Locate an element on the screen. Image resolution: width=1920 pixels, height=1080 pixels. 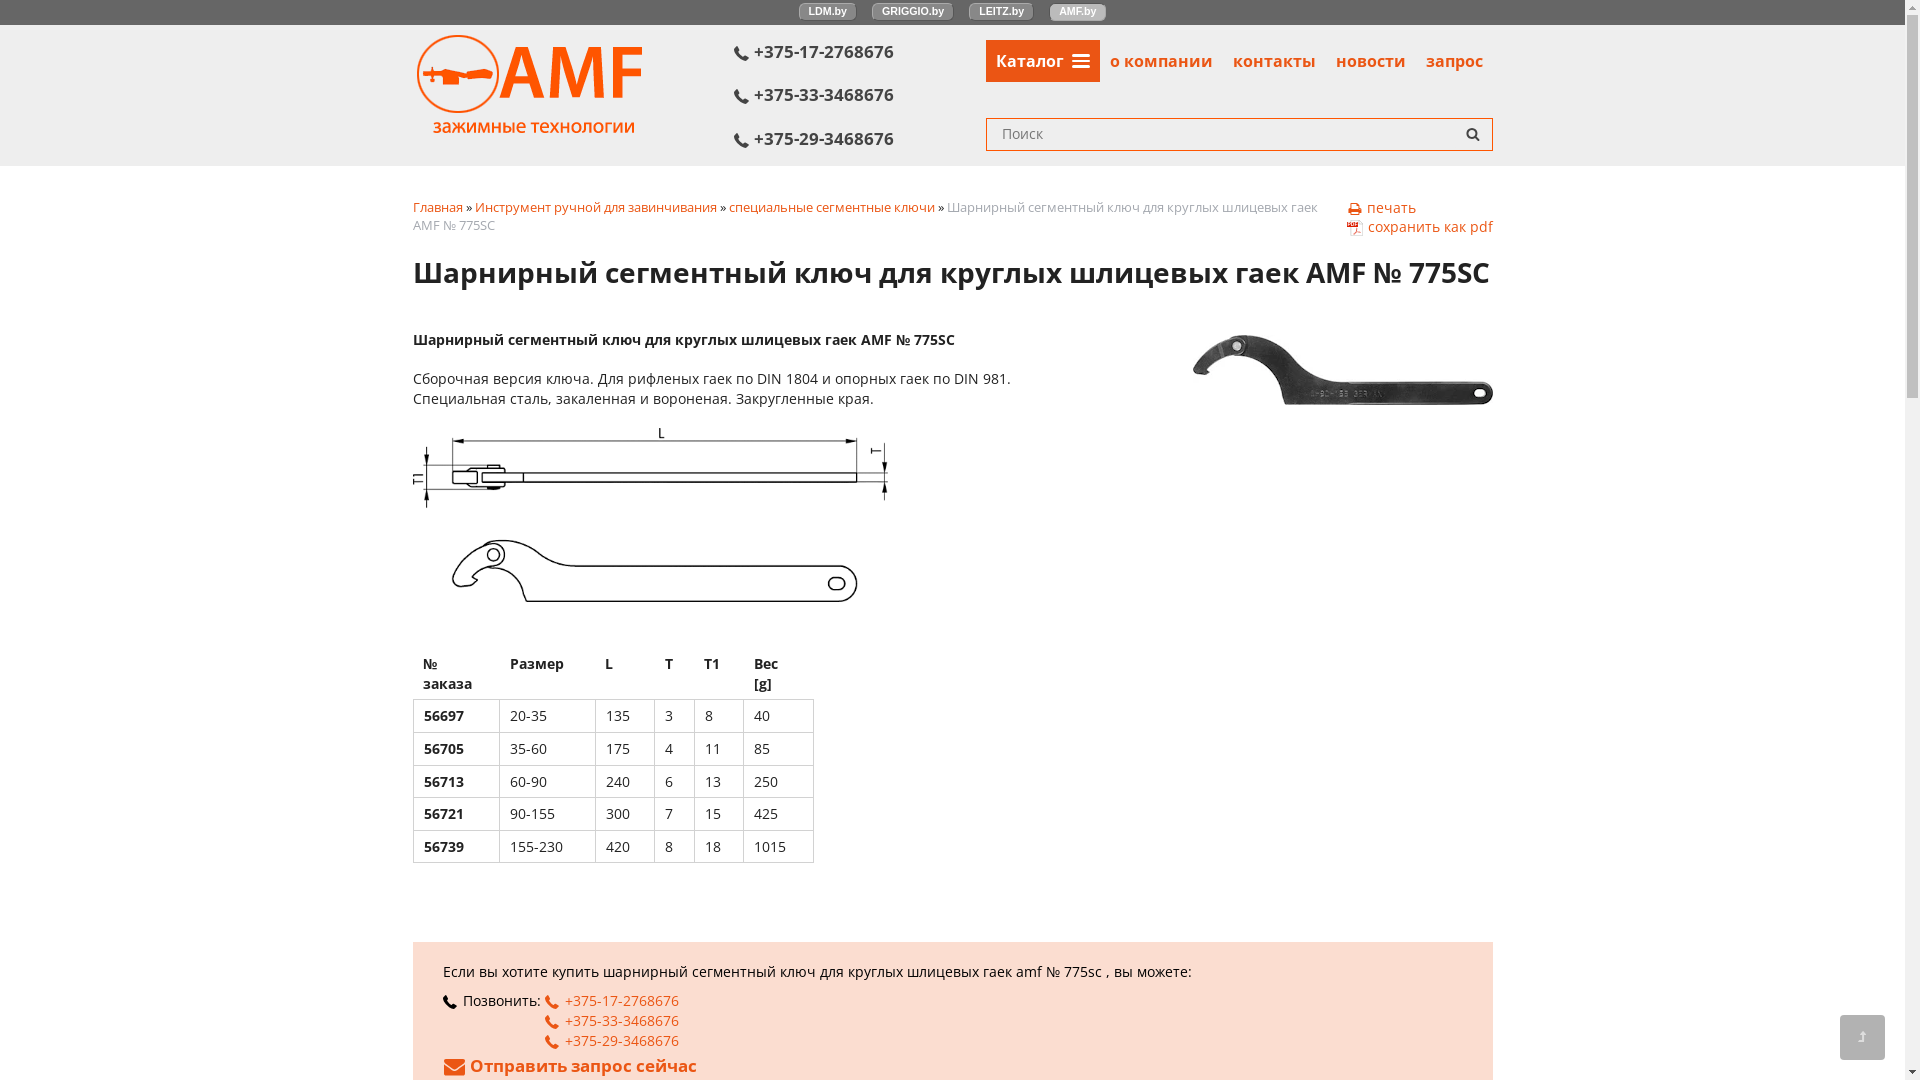
'+375-29-3468676' is located at coordinates (859, 137).